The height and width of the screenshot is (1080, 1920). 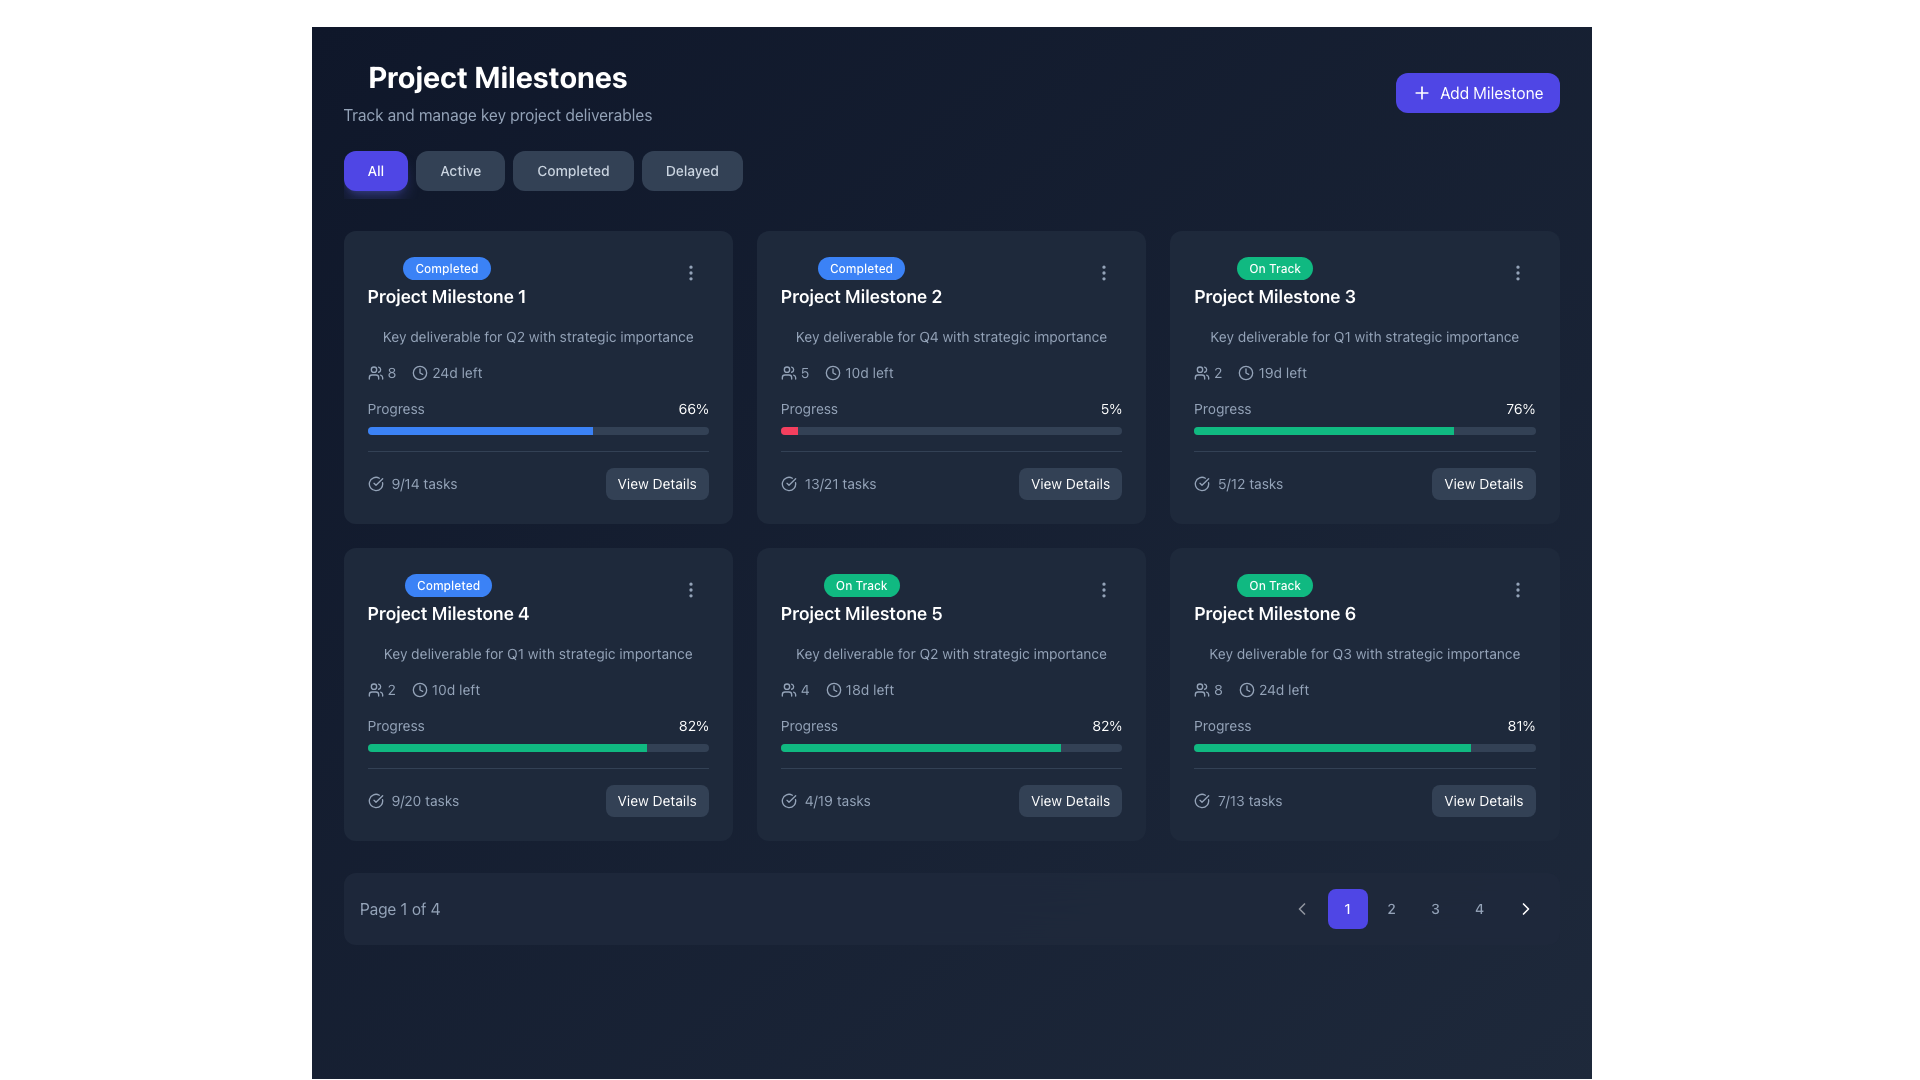 What do you see at coordinates (950, 733) in the screenshot?
I see `progress status and percentage displayed in the Progress Indicator located within the 'Project Milestone 5' card, which shows the milestone's progress visually` at bounding box center [950, 733].